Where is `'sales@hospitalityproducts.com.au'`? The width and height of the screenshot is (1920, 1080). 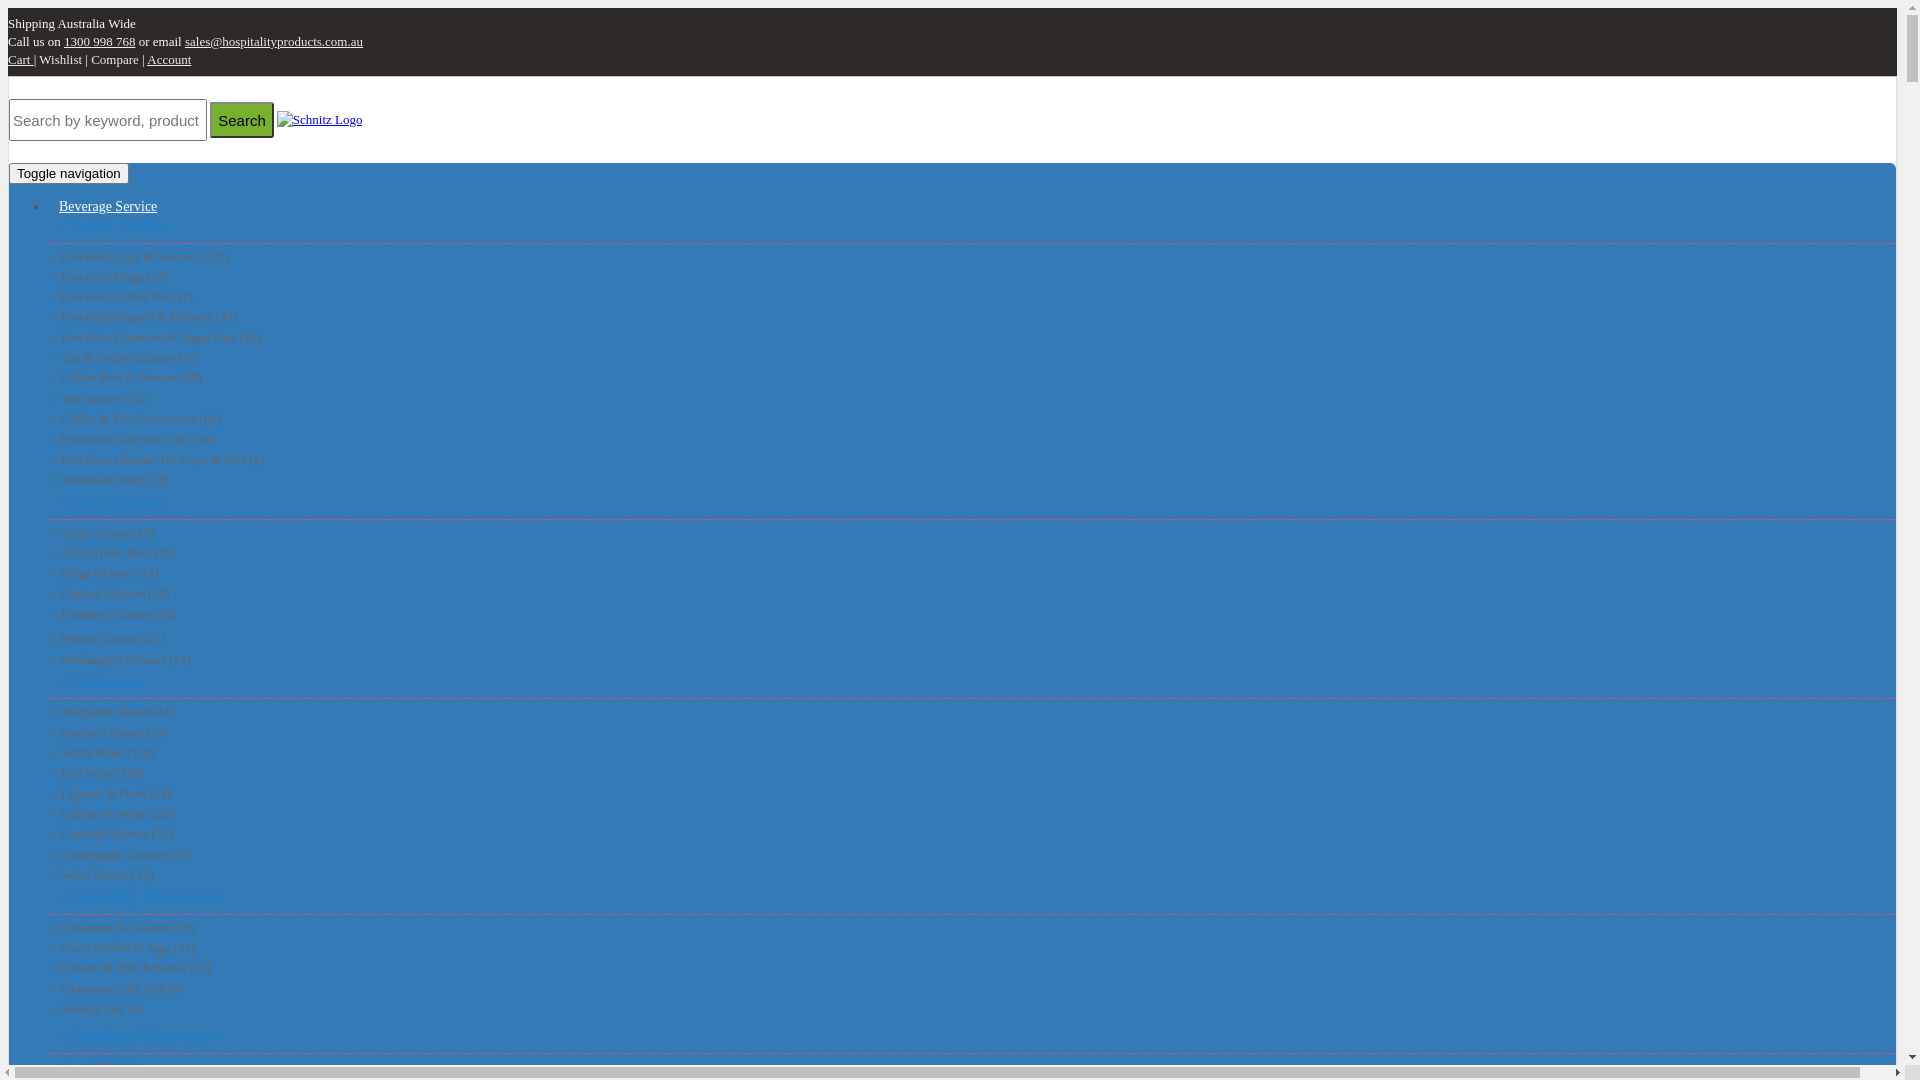
'sales@hospitalityproducts.com.au' is located at coordinates (272, 41).